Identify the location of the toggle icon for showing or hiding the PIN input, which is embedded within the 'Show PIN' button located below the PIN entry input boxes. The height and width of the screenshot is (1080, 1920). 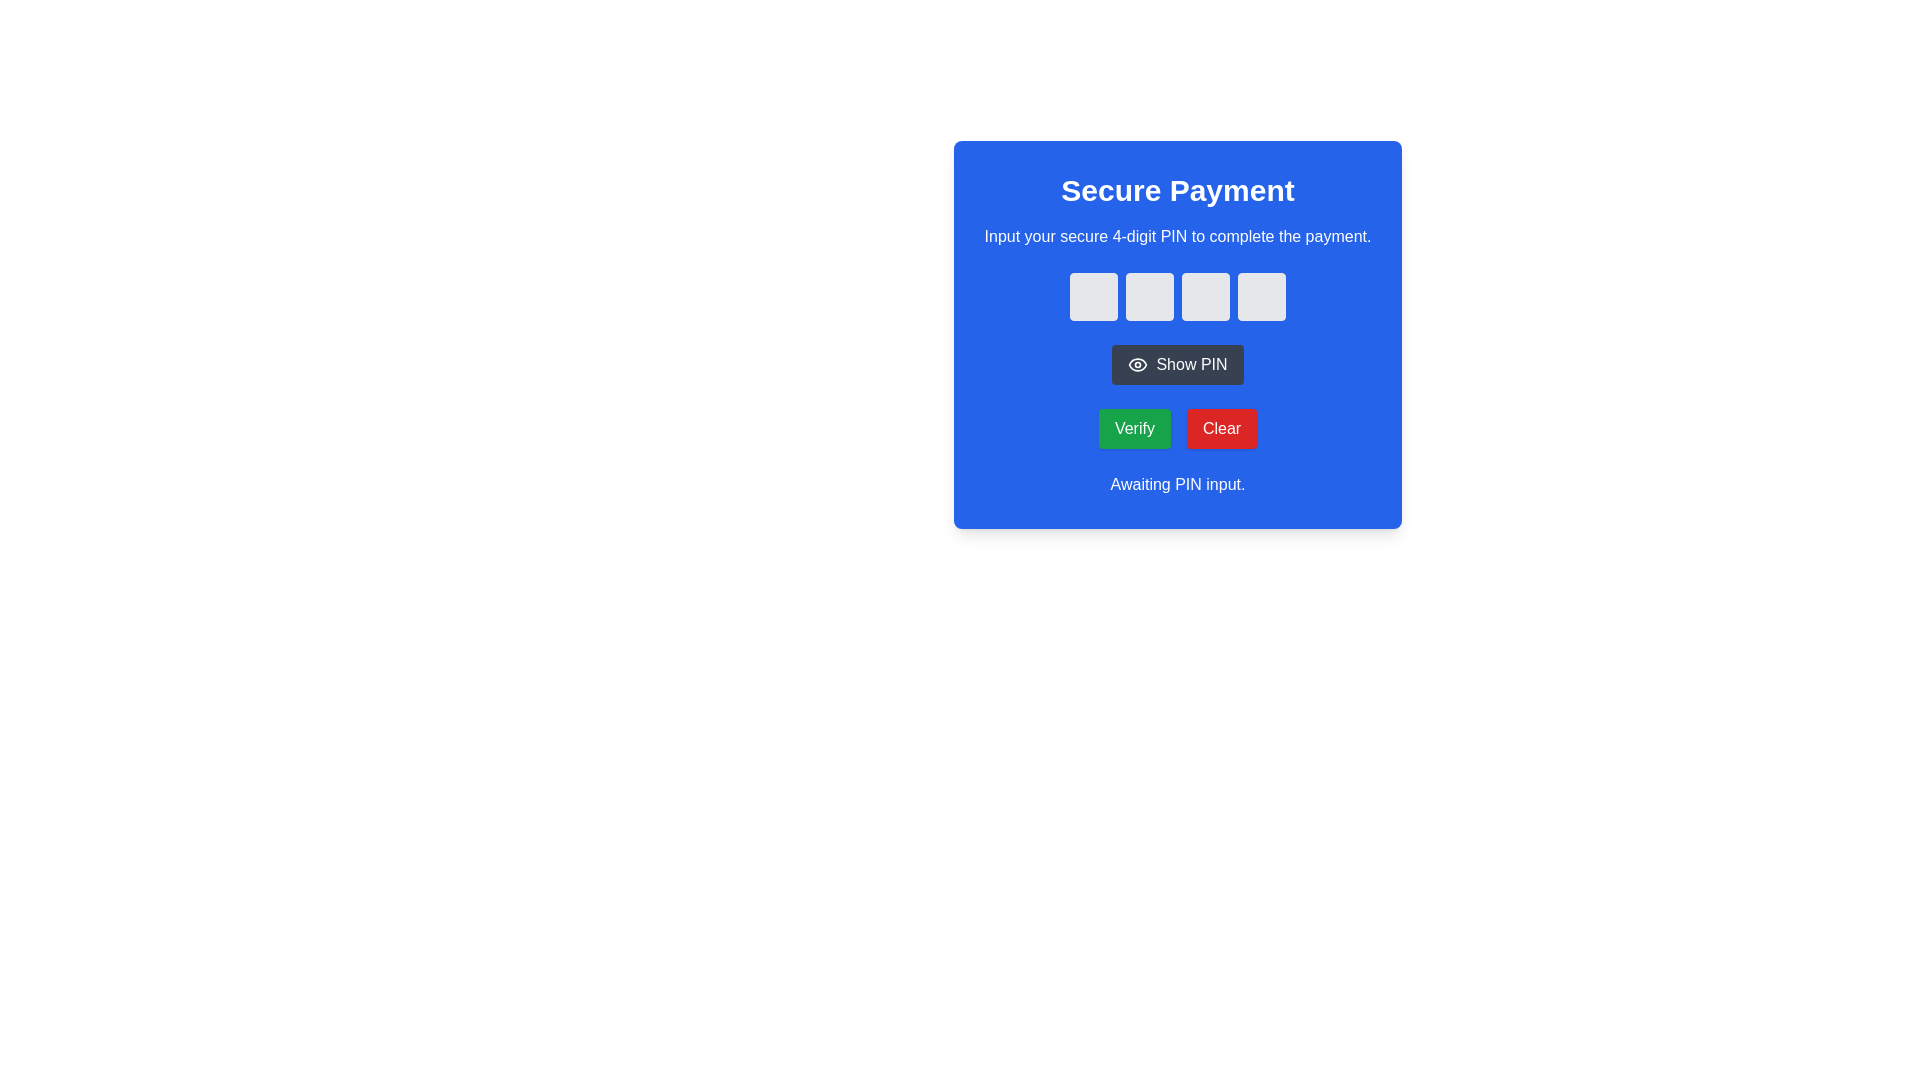
(1138, 365).